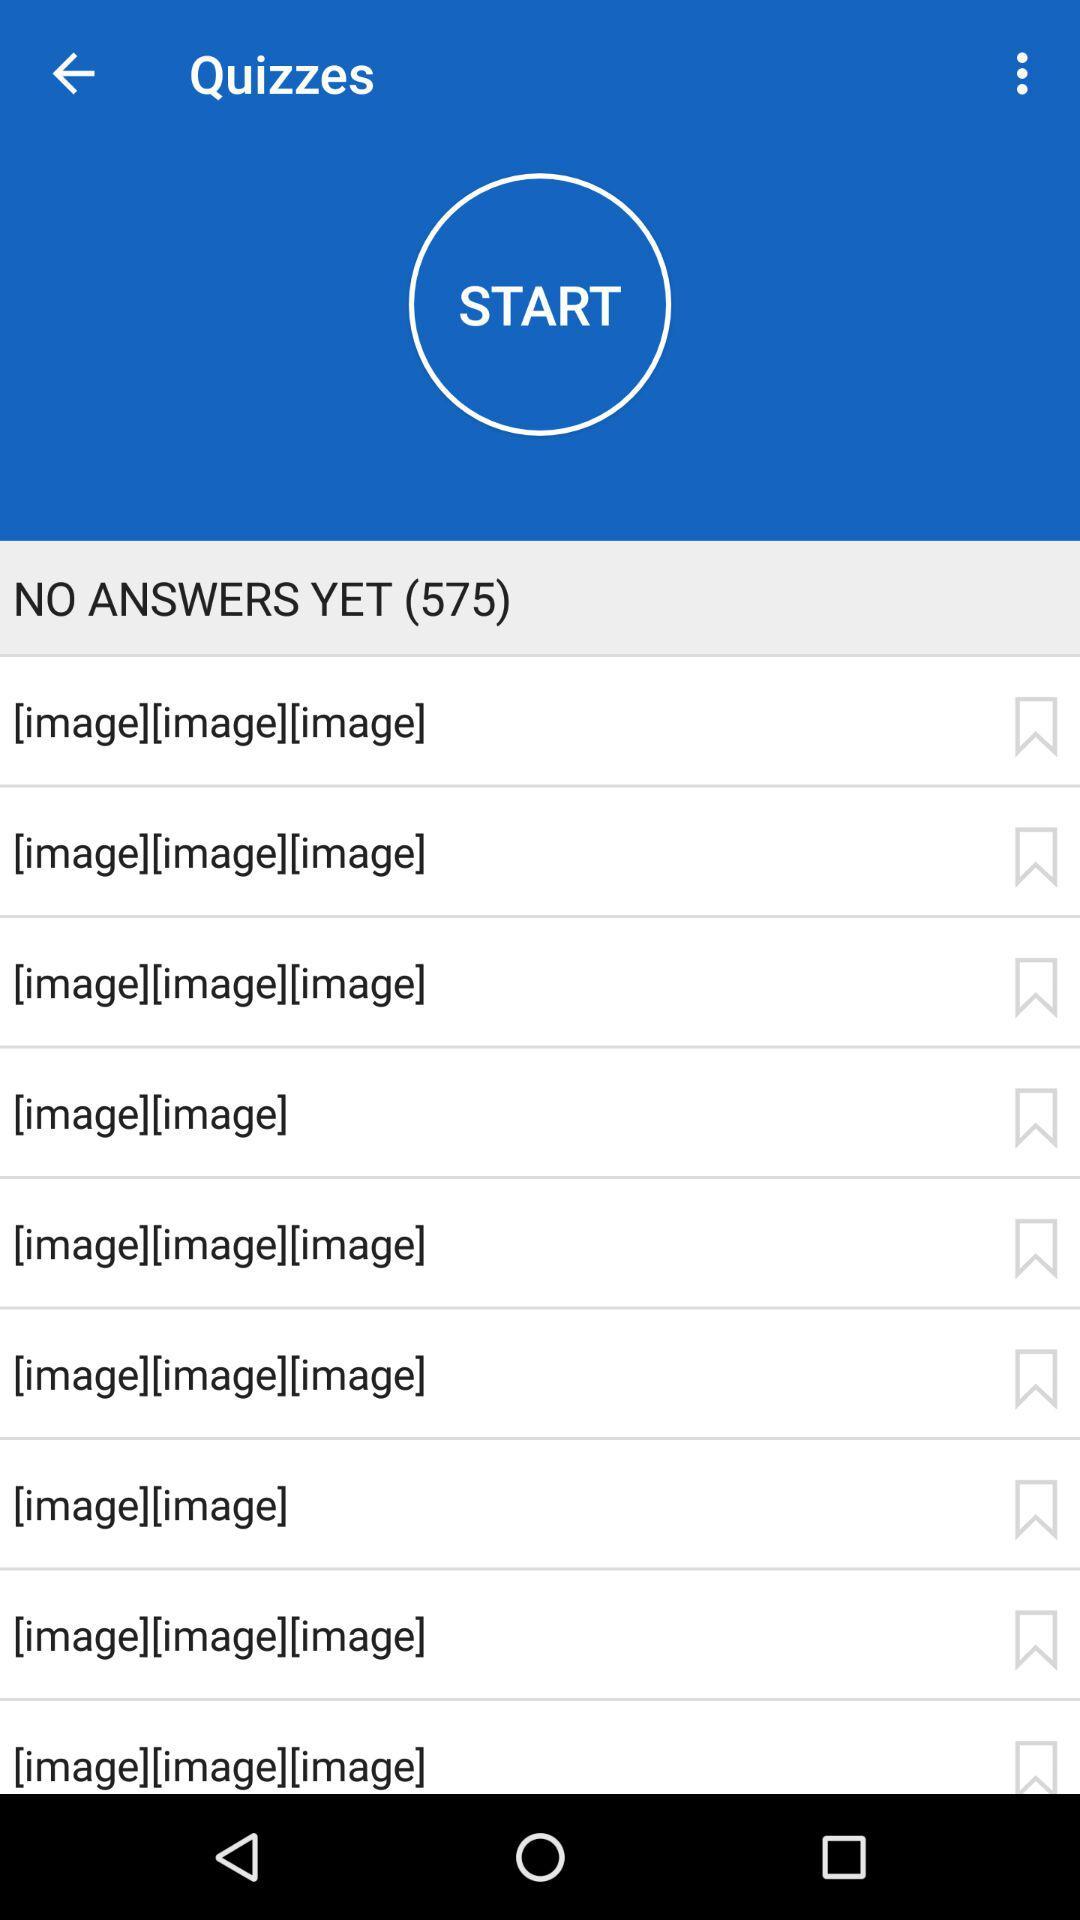 Image resolution: width=1080 pixels, height=1920 pixels. What do you see at coordinates (1035, 857) in the screenshot?
I see `item to the right of the [image][image][image]` at bounding box center [1035, 857].